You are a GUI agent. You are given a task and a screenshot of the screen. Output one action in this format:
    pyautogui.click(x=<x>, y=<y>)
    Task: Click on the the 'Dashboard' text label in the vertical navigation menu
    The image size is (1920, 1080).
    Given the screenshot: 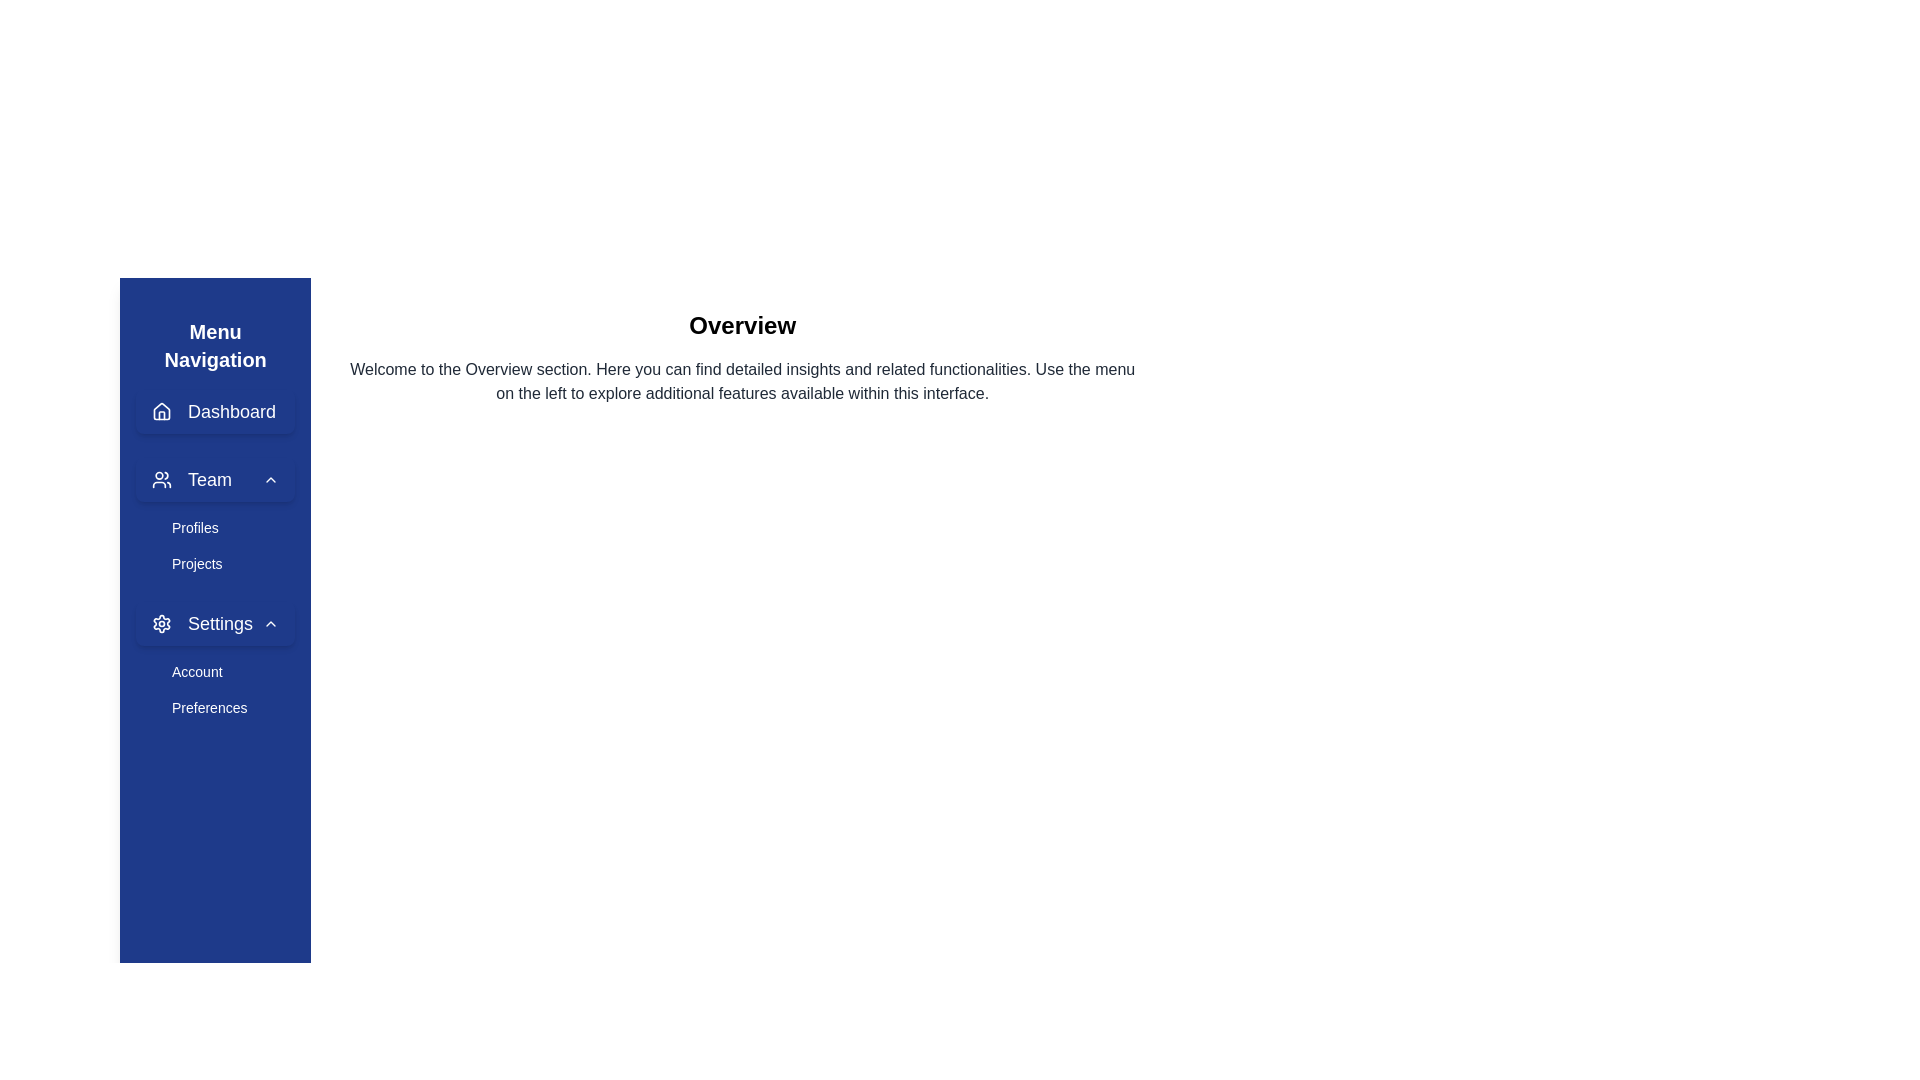 What is the action you would take?
    pyautogui.click(x=233, y=411)
    